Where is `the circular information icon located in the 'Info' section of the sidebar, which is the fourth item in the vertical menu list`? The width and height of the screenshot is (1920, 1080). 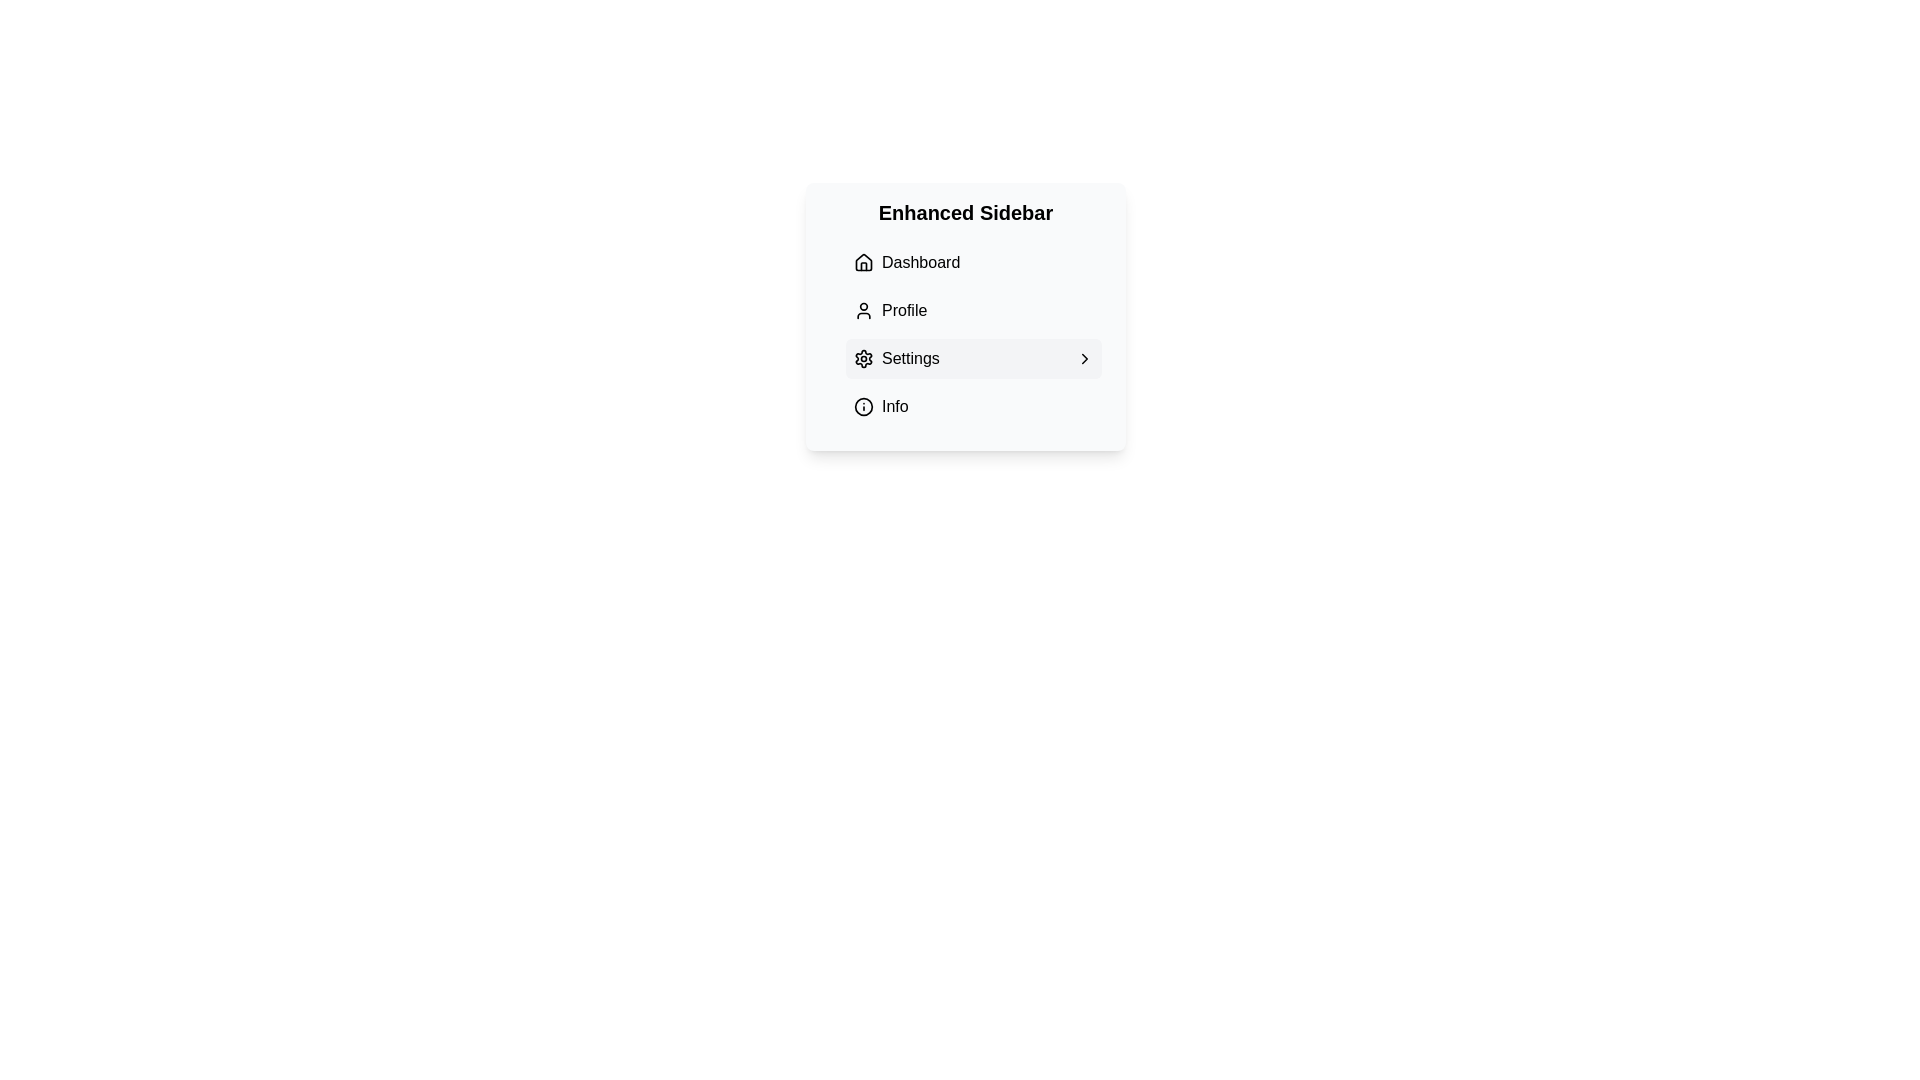 the circular information icon located in the 'Info' section of the sidebar, which is the fourth item in the vertical menu list is located at coordinates (864, 406).